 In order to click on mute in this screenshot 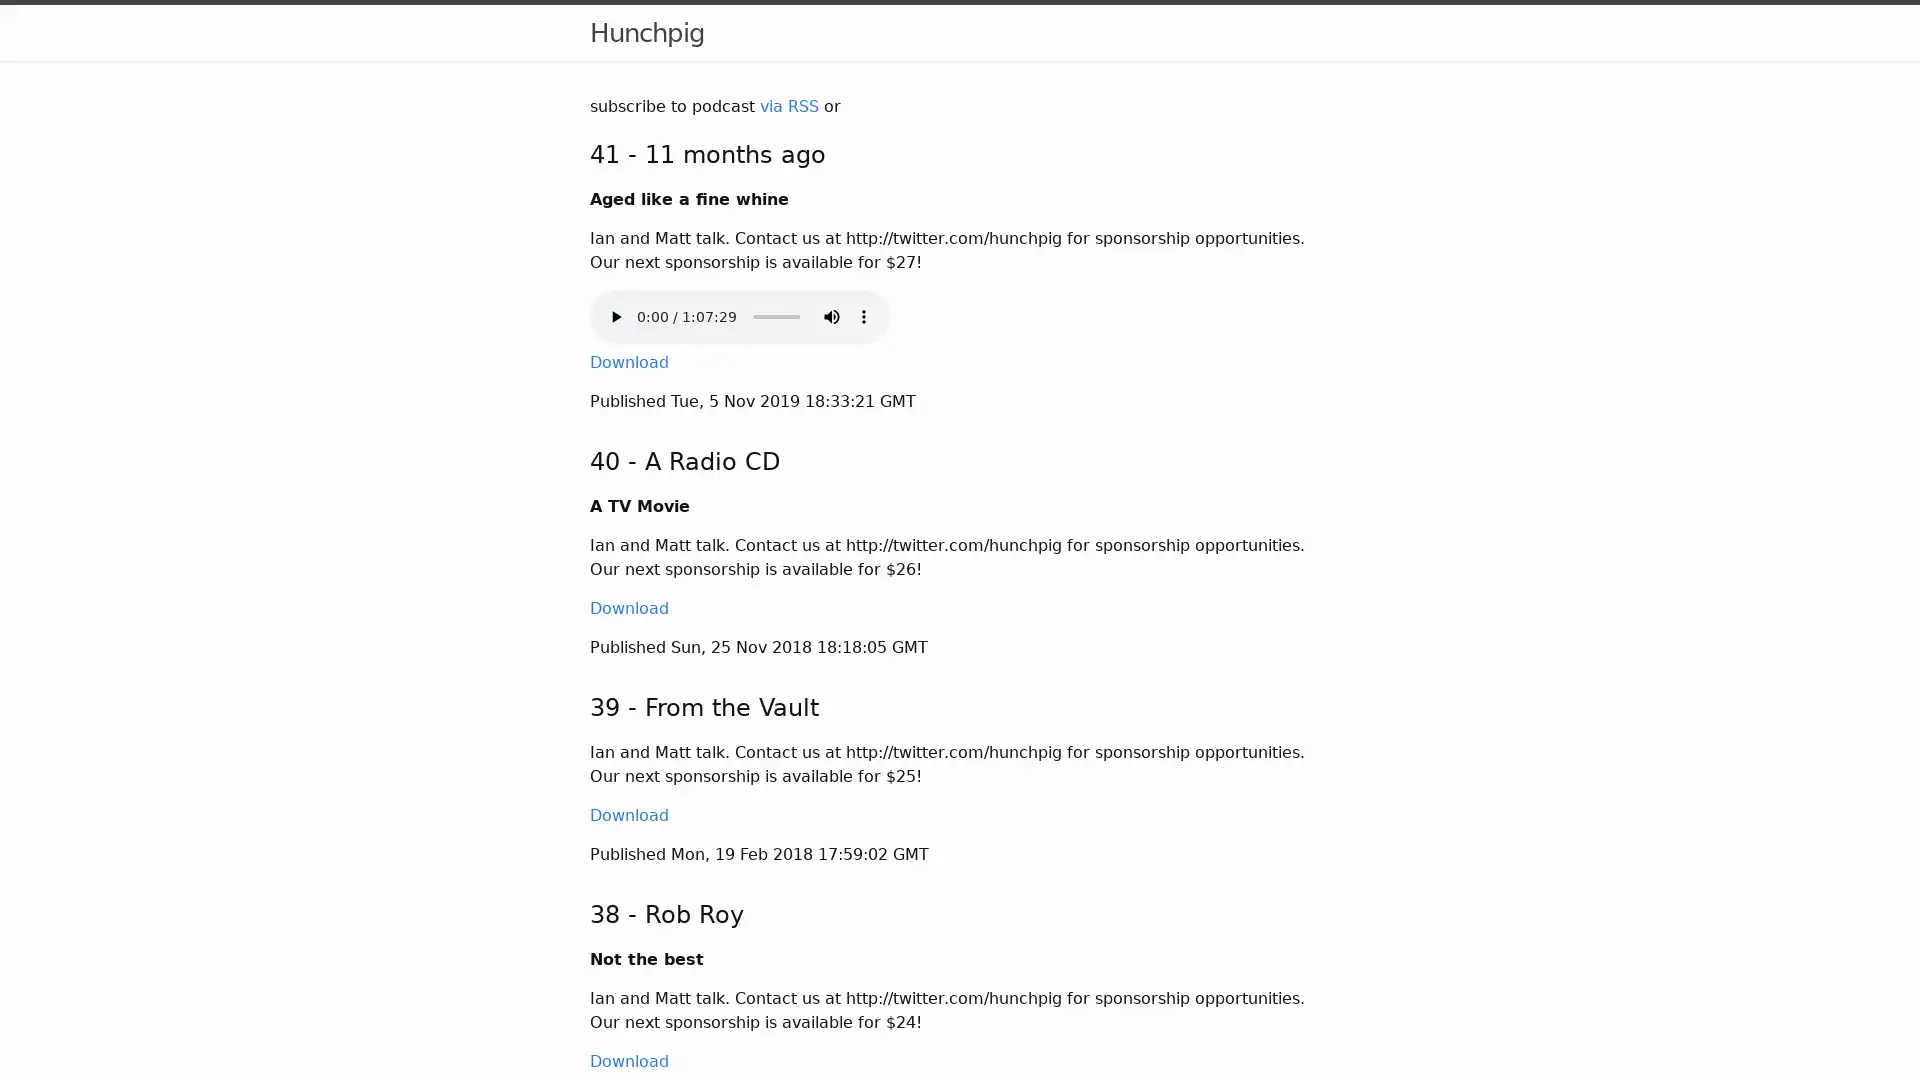, I will do `click(831, 315)`.